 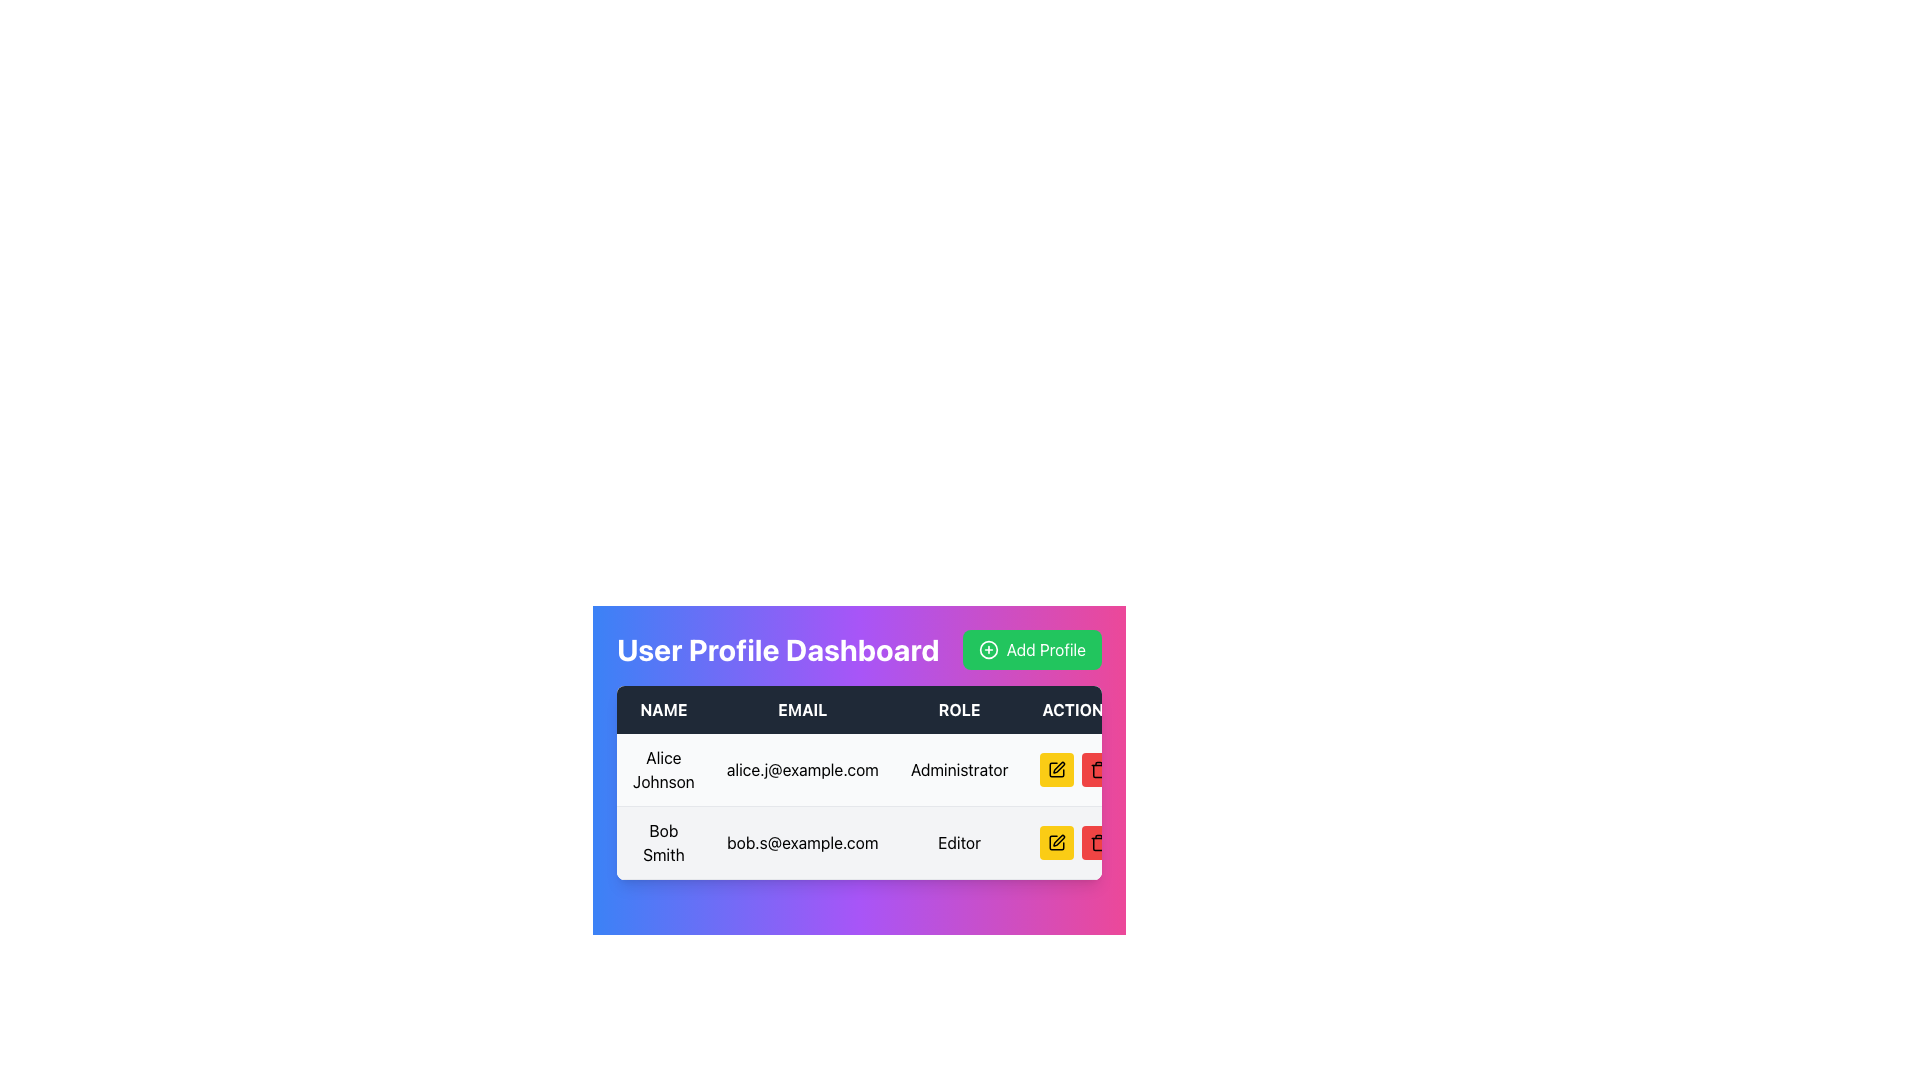 What do you see at coordinates (1077, 843) in the screenshot?
I see `the right button in the group of control buttons for editing or deleting the user profile in the second row of the table under the 'ACTION' column` at bounding box center [1077, 843].